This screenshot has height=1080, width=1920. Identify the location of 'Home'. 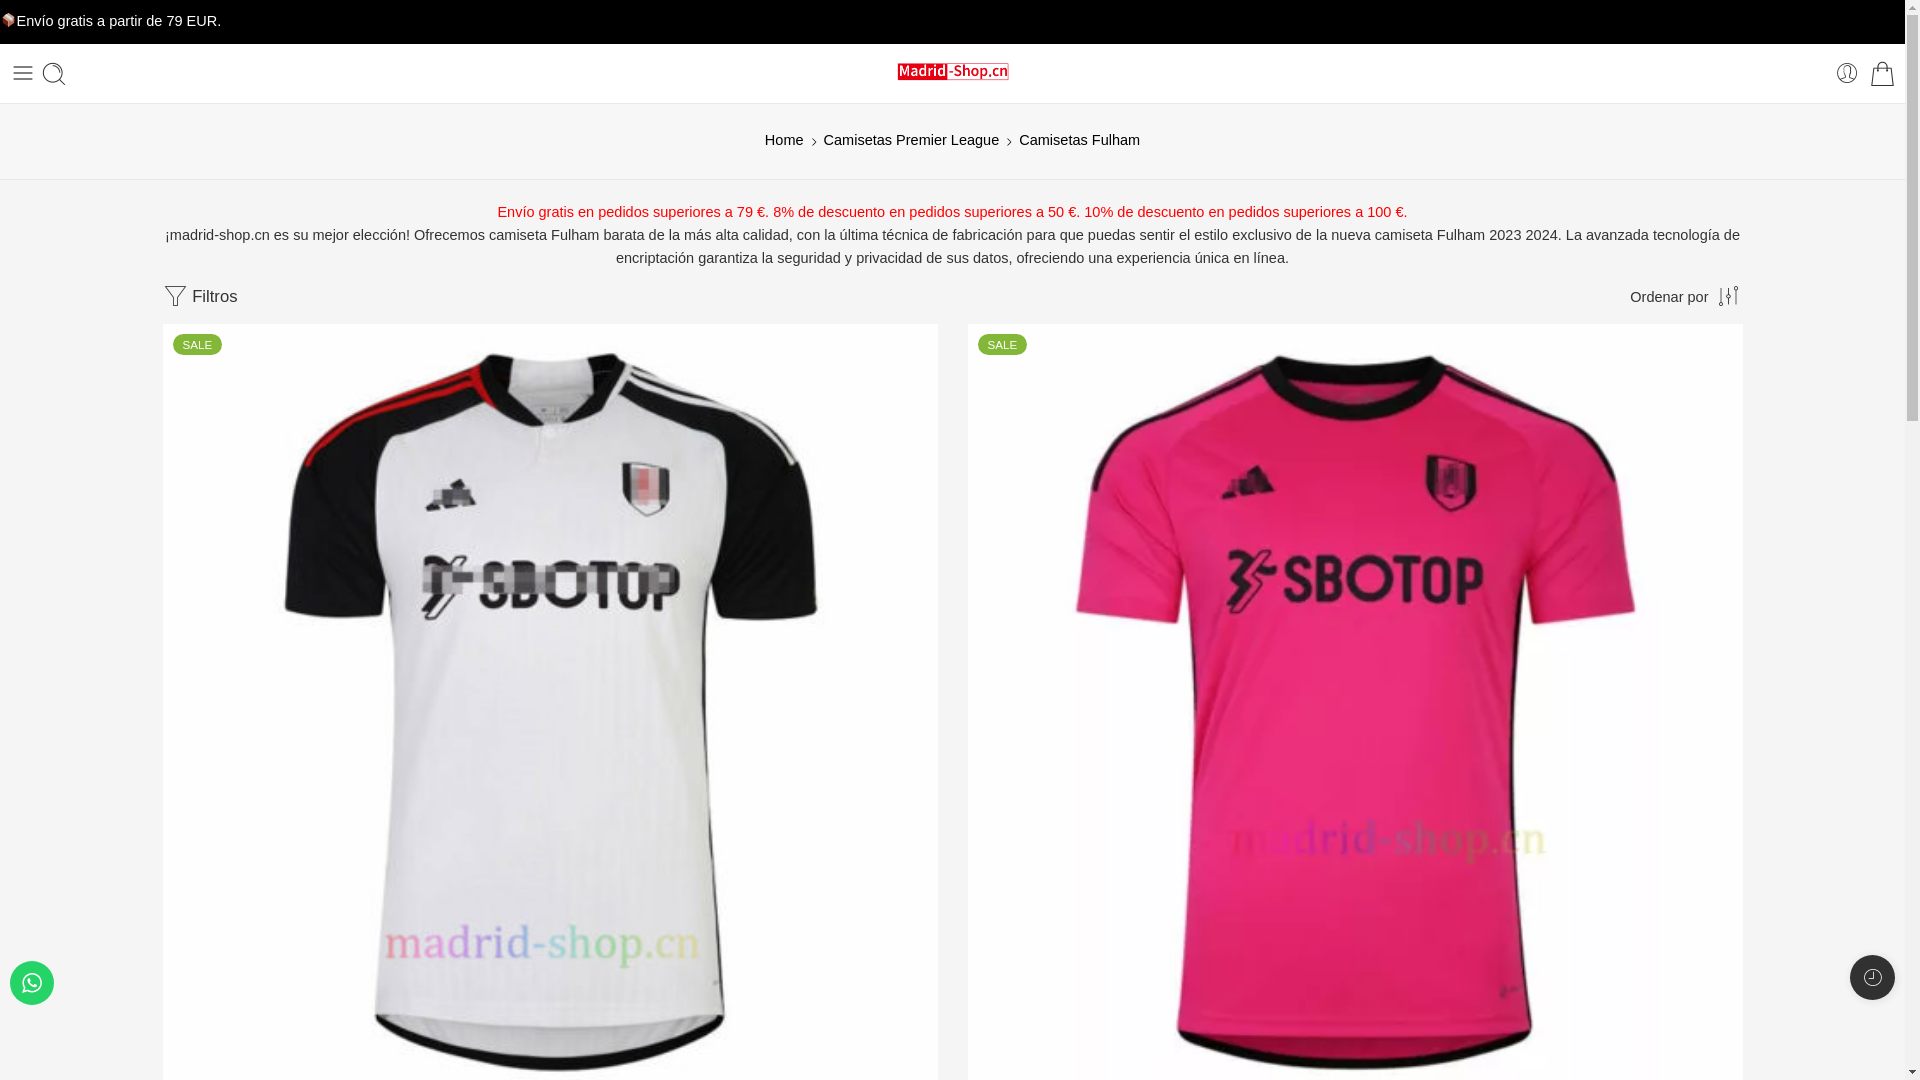
(783, 139).